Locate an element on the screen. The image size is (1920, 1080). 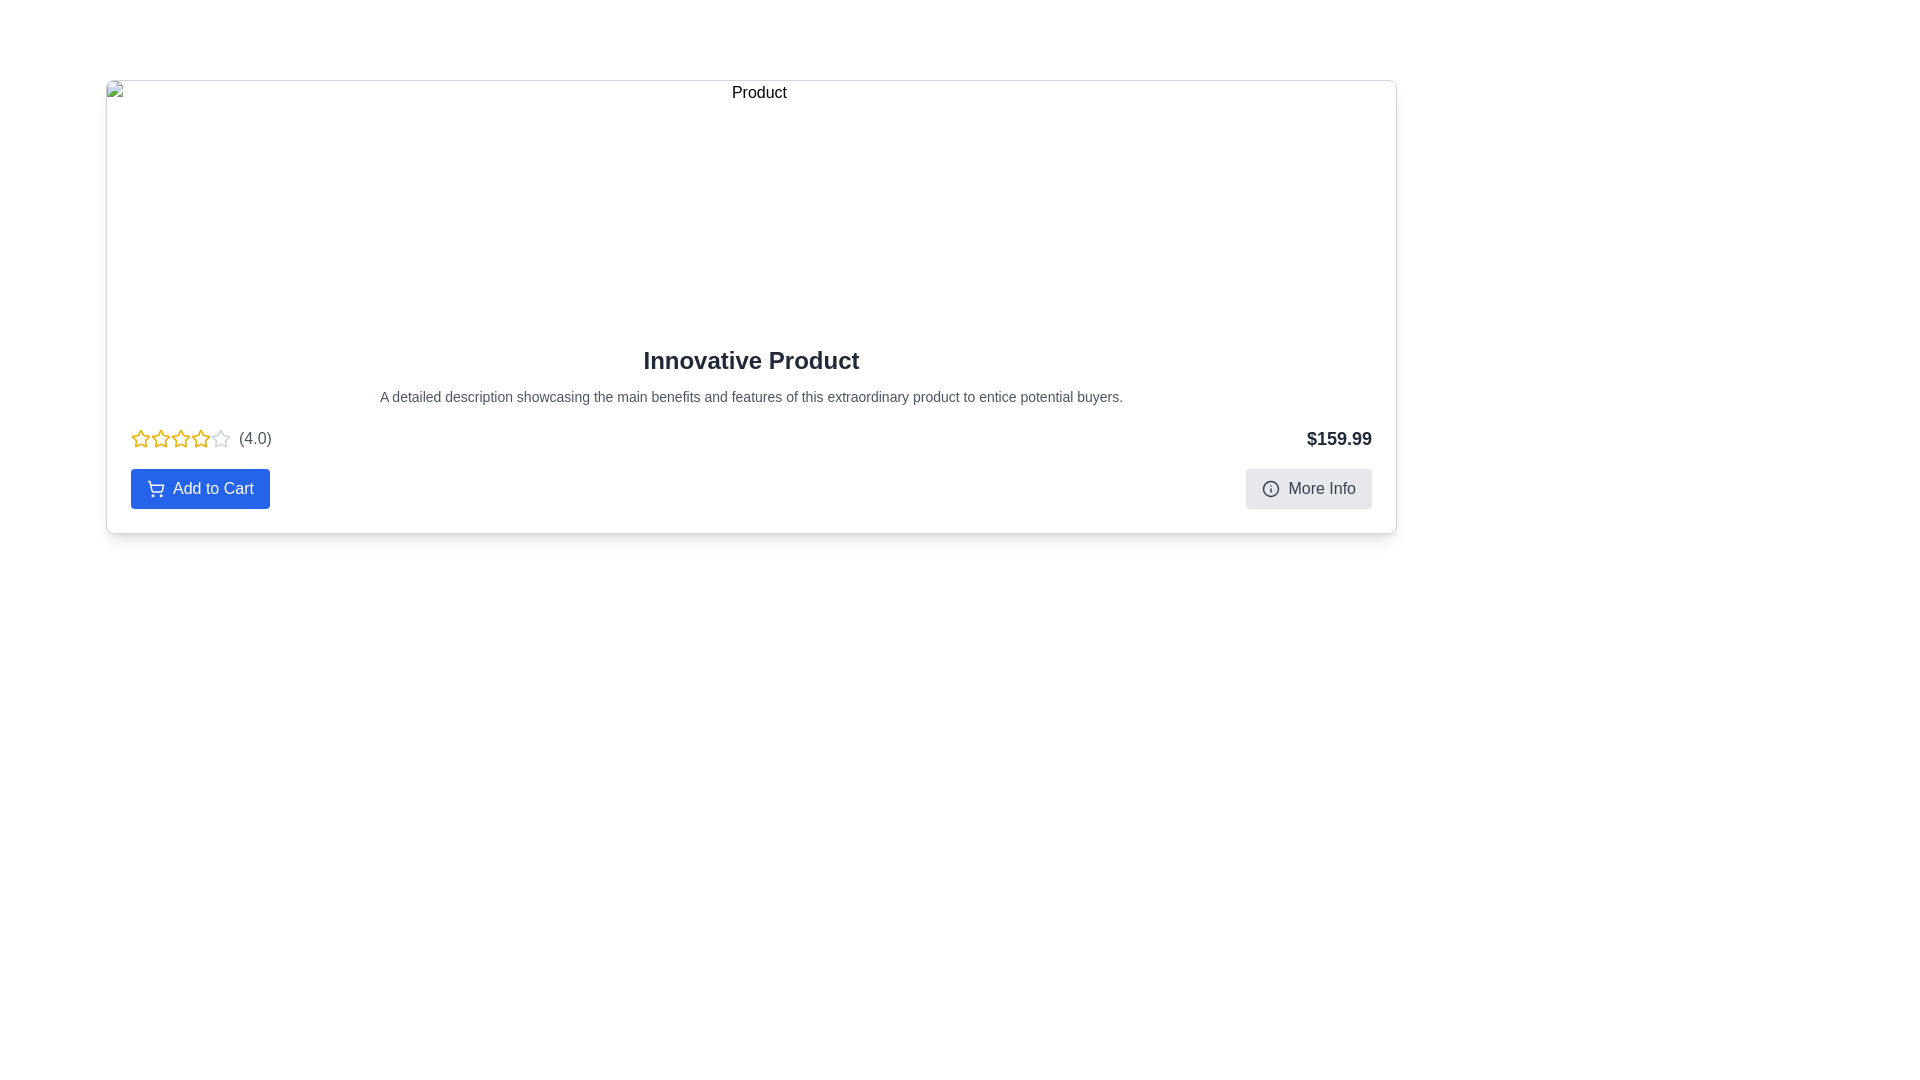
the fifth star icon in the product rating section, which contributes to the overall rating value is located at coordinates (201, 438).